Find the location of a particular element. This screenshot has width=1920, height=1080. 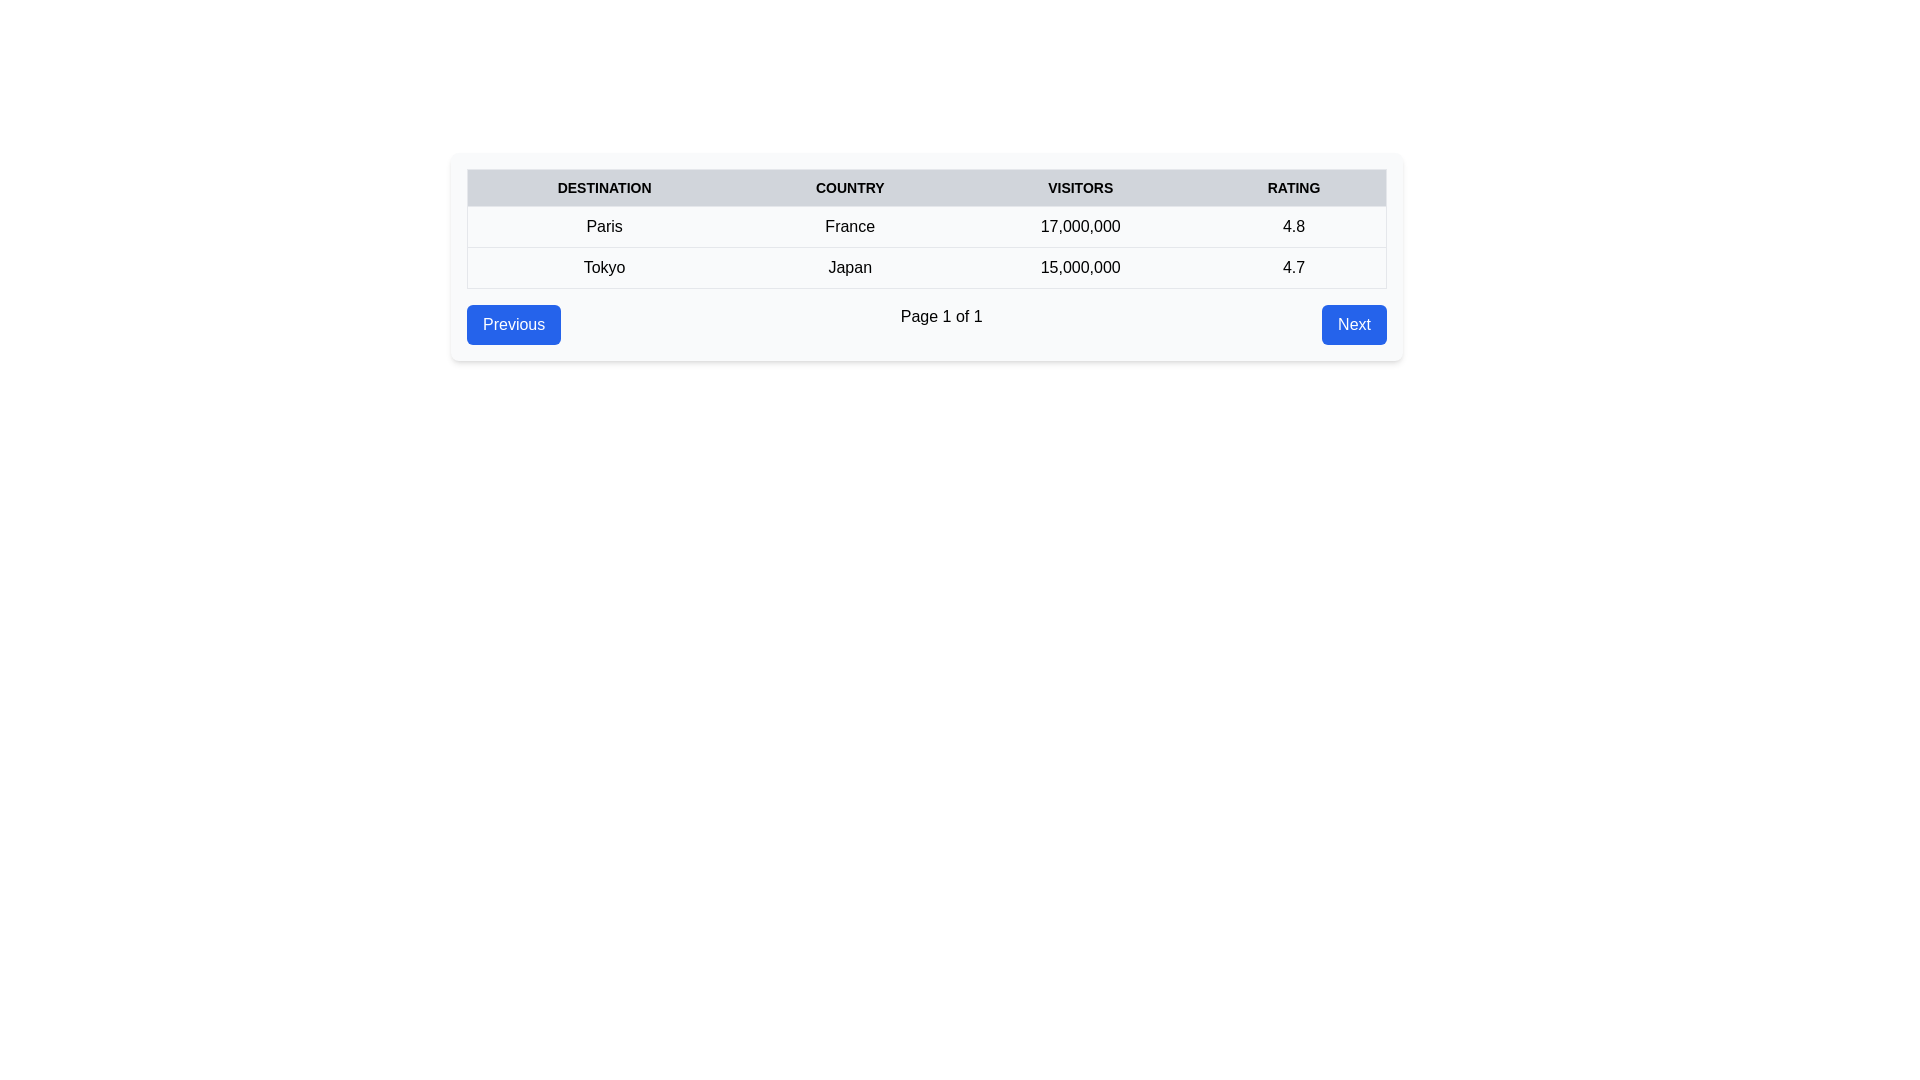

the Text Label displaying the name of the destination 'Tokyo' in the second row, first column of the table is located at coordinates (603, 266).